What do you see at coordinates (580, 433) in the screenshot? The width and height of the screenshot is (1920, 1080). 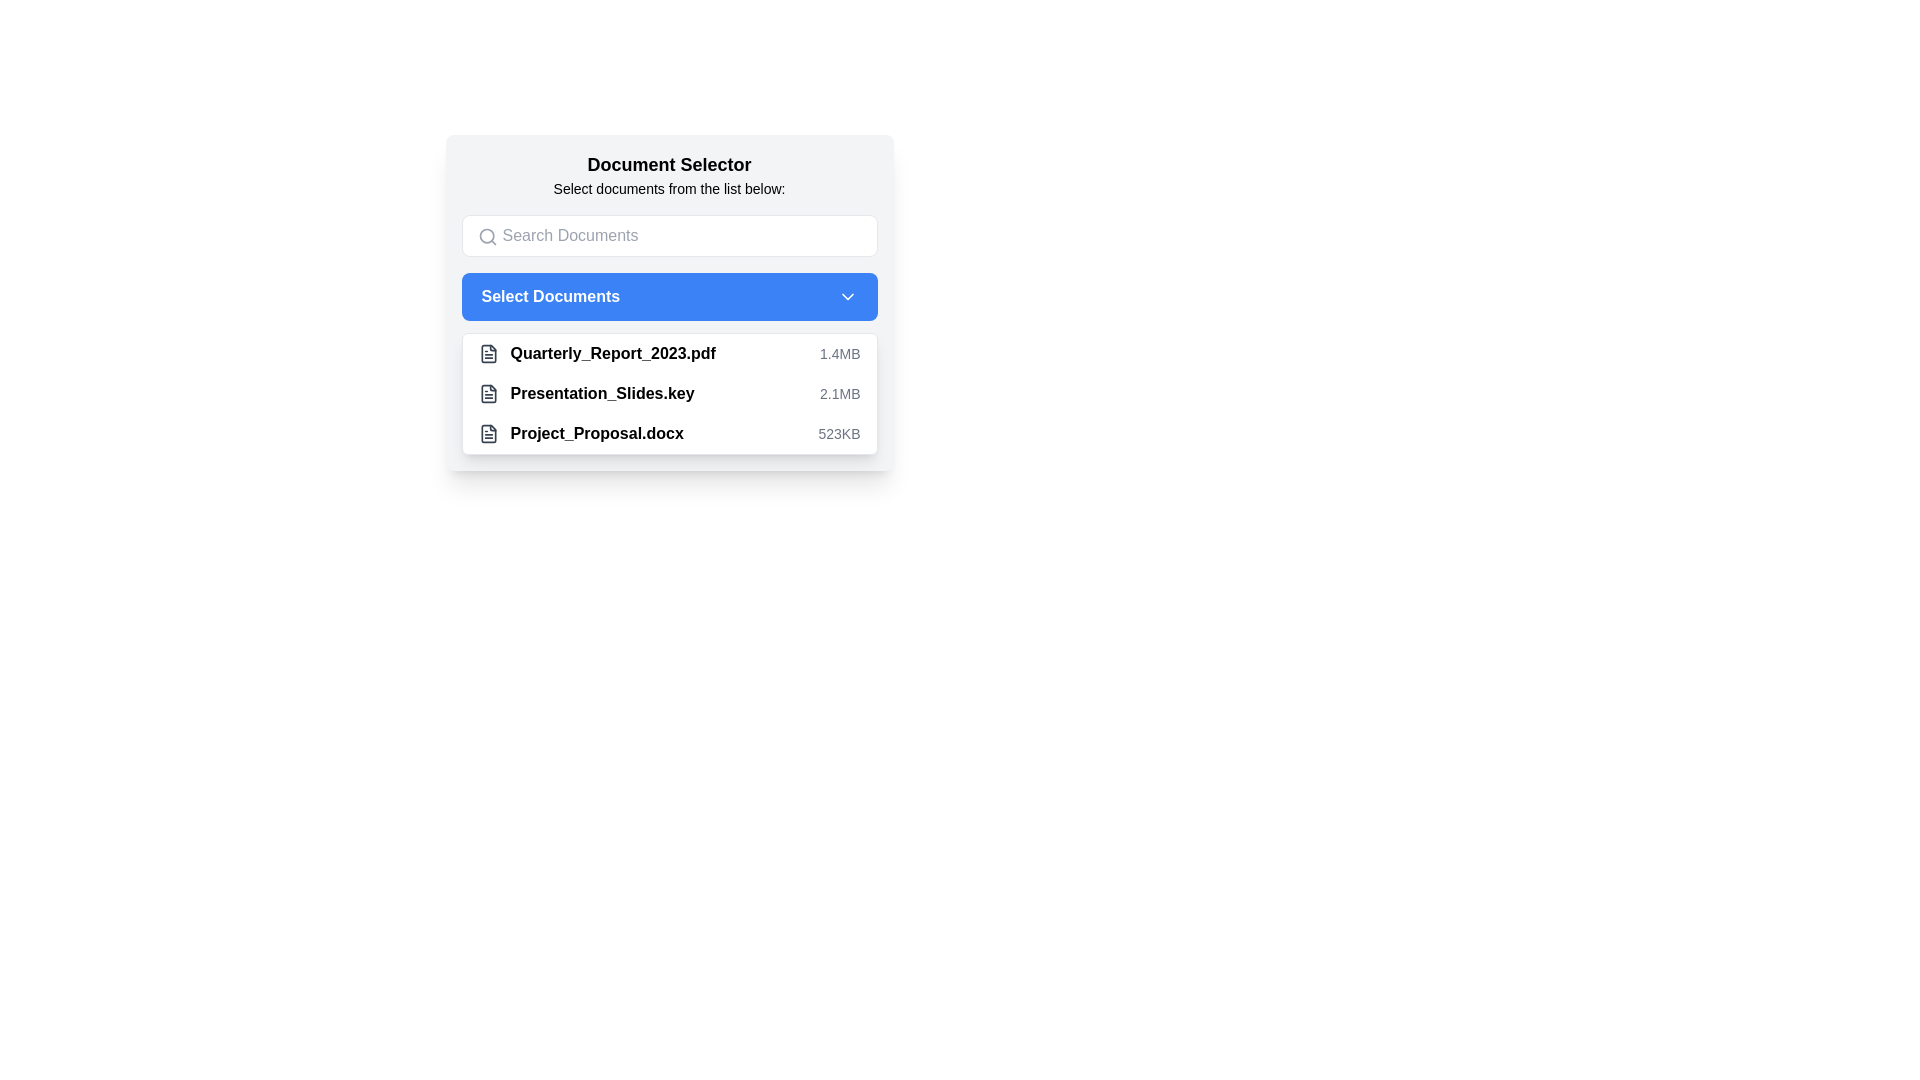 I see `the selectable list item representing the document 'Project_Proposal.docx' in the file selector` at bounding box center [580, 433].